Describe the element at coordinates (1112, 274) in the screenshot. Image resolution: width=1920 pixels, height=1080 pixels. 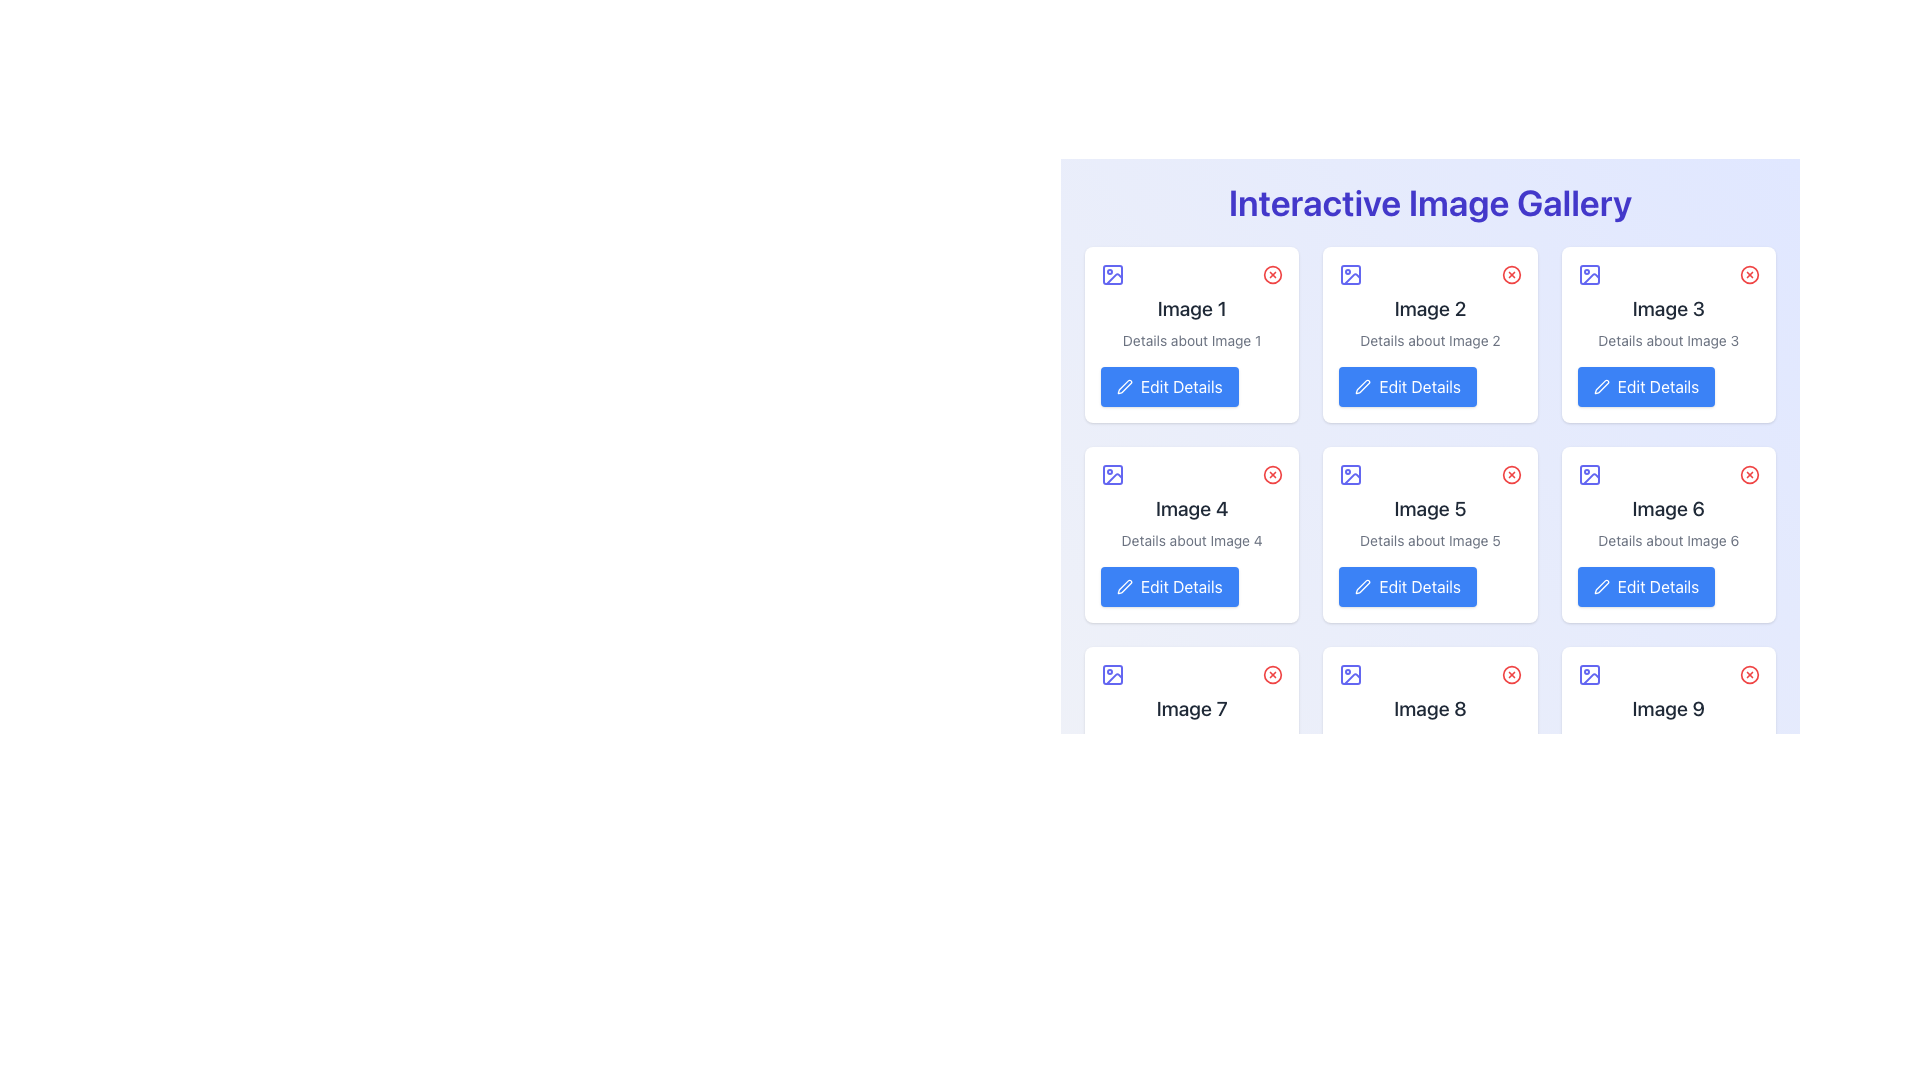
I see `the SVG graphic element indicating 'Image 1', located in the top-left of the image layout adjacent to the text label 'Image 1'` at that location.